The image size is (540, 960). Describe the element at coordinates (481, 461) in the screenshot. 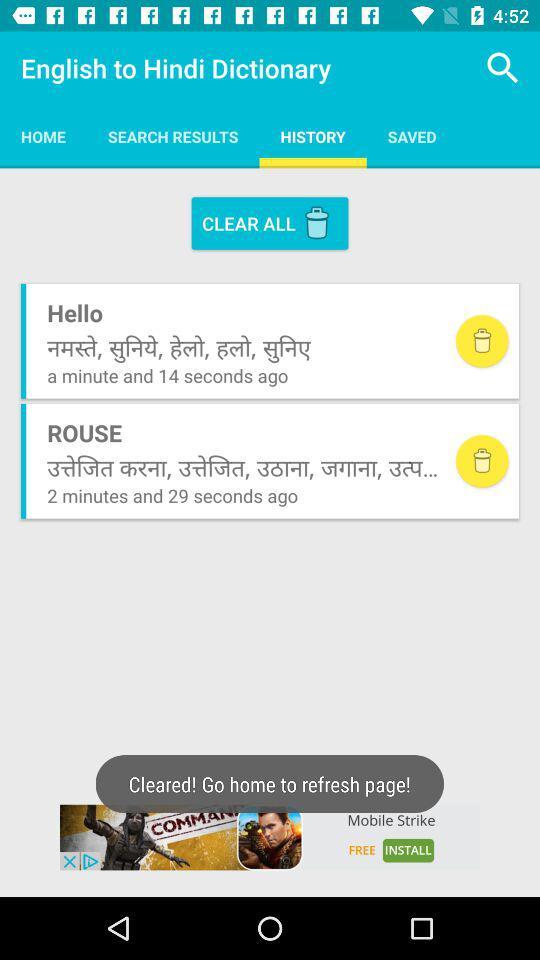

I see `delete this search` at that location.